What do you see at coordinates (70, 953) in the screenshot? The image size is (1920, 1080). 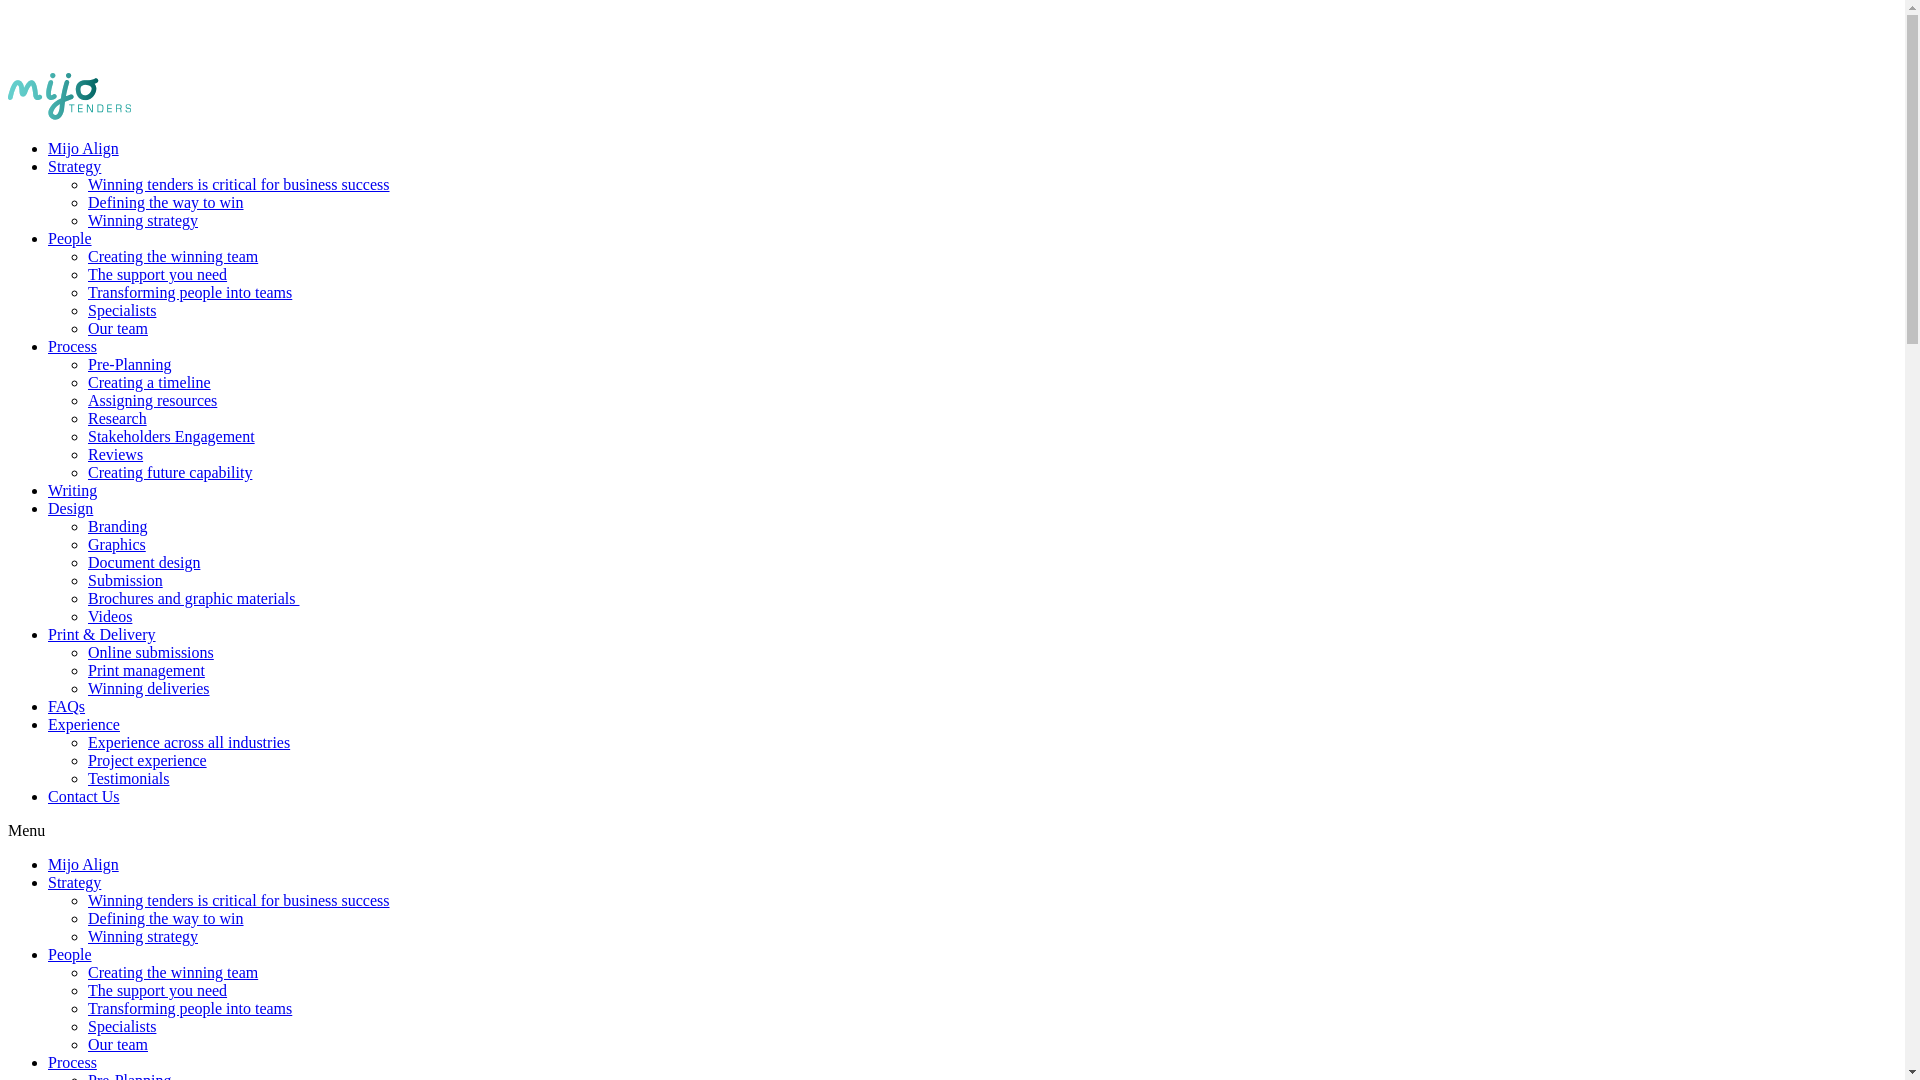 I see `'People'` at bounding box center [70, 953].